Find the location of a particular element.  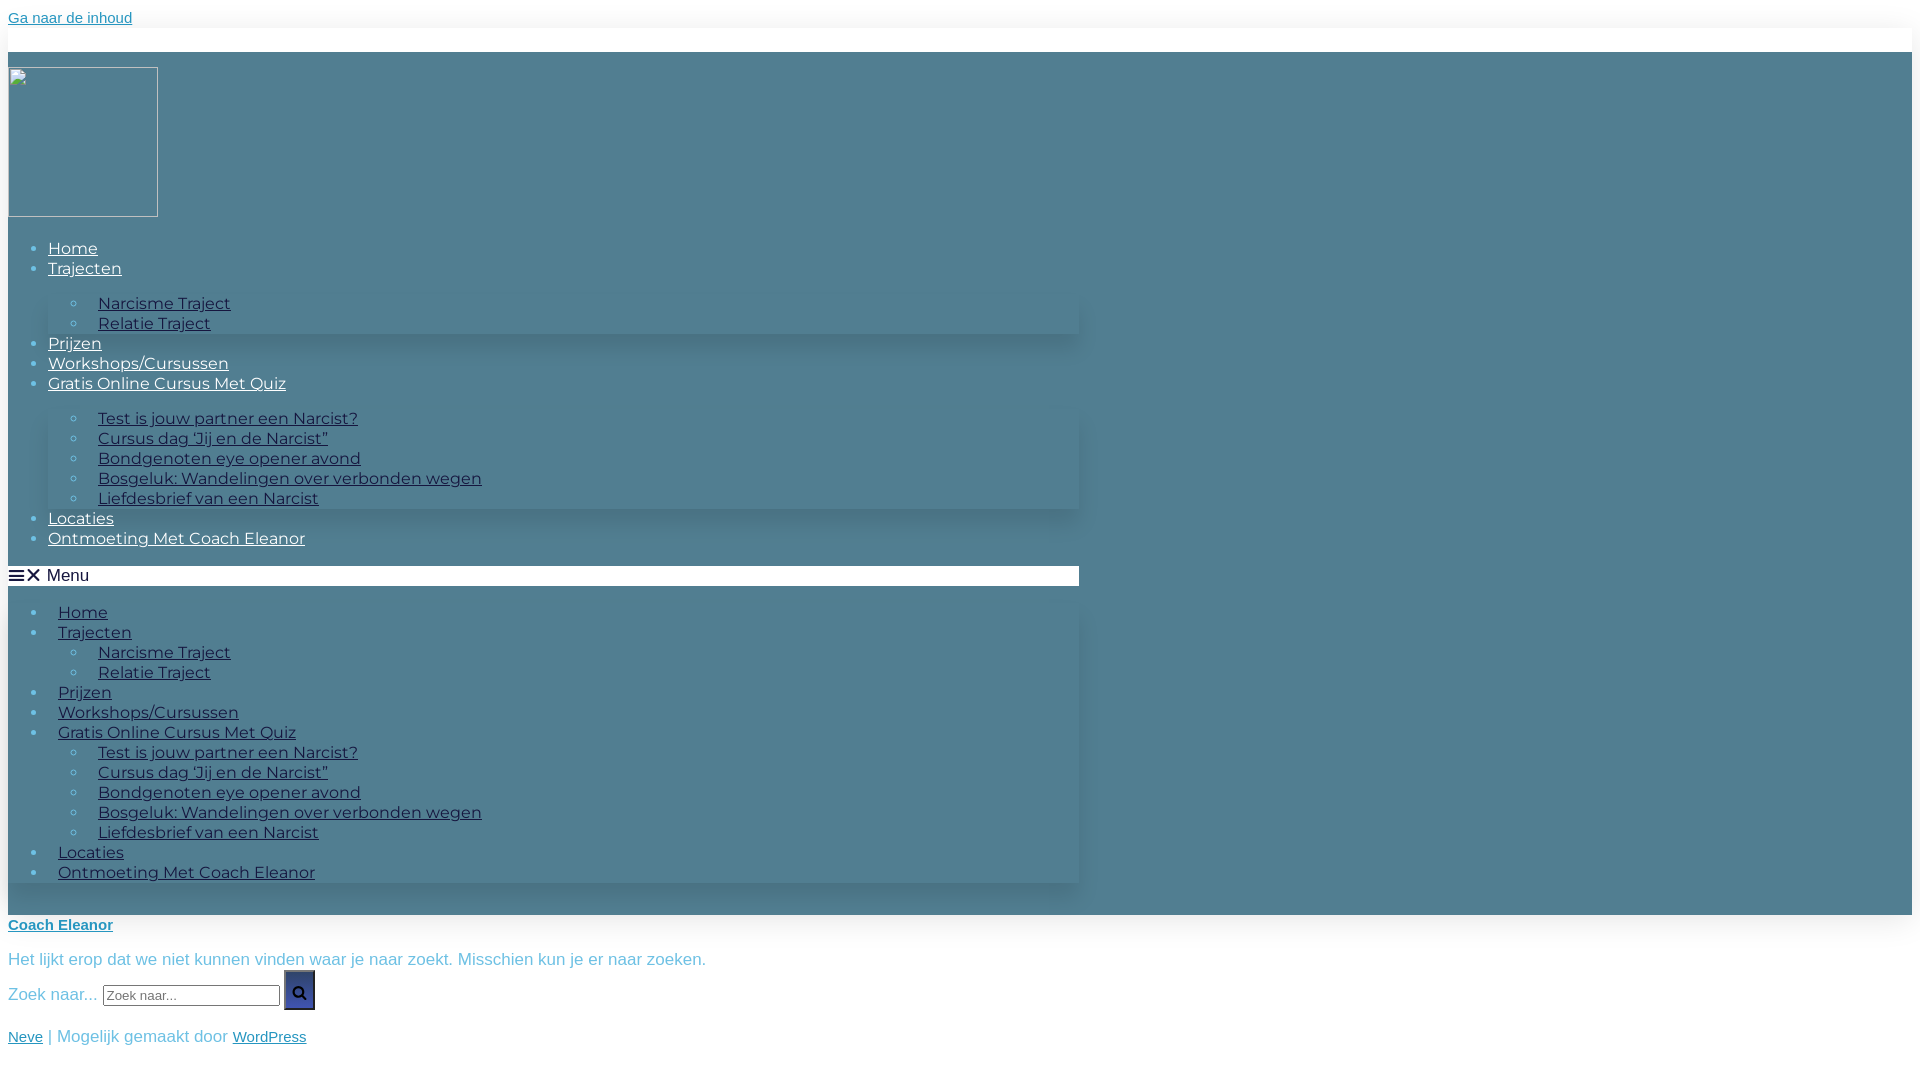

'Home' is located at coordinates (72, 247).